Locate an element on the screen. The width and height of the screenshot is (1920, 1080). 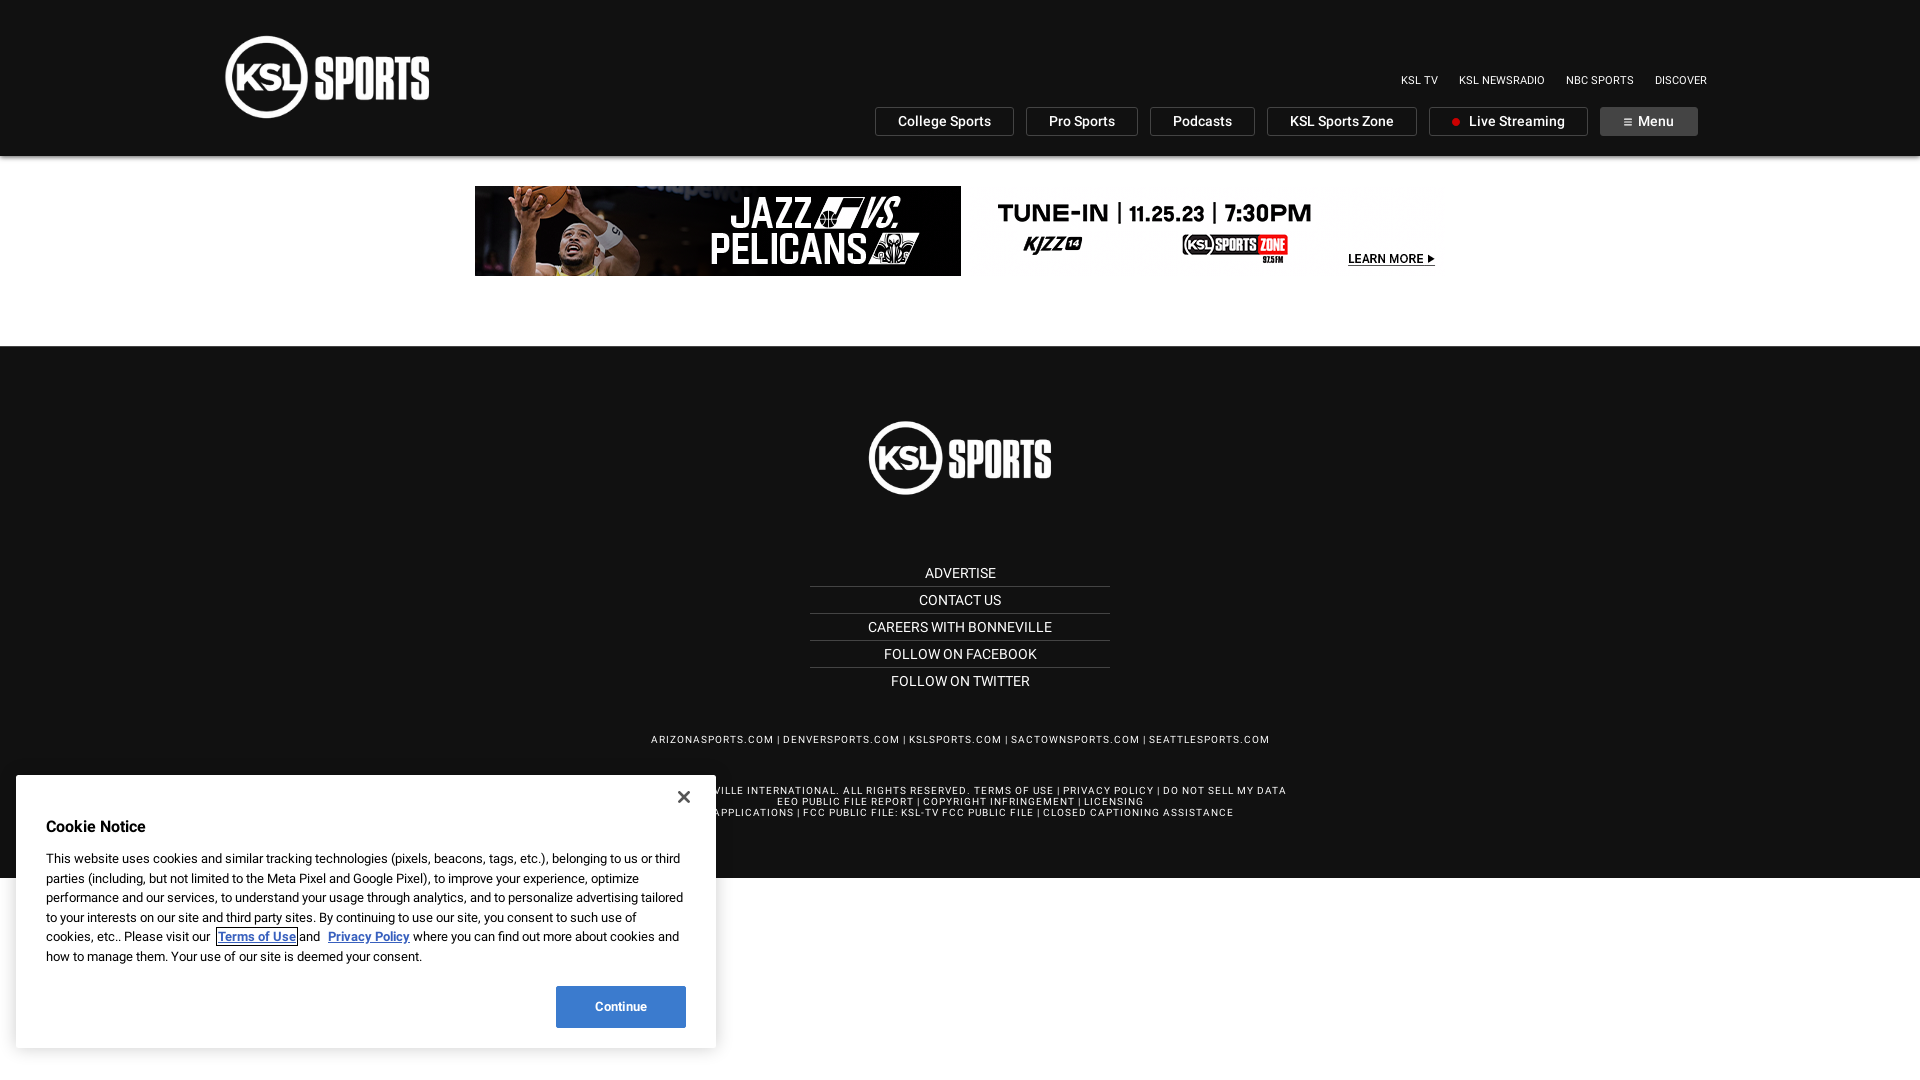
'DISCOVER' is located at coordinates (1680, 79).